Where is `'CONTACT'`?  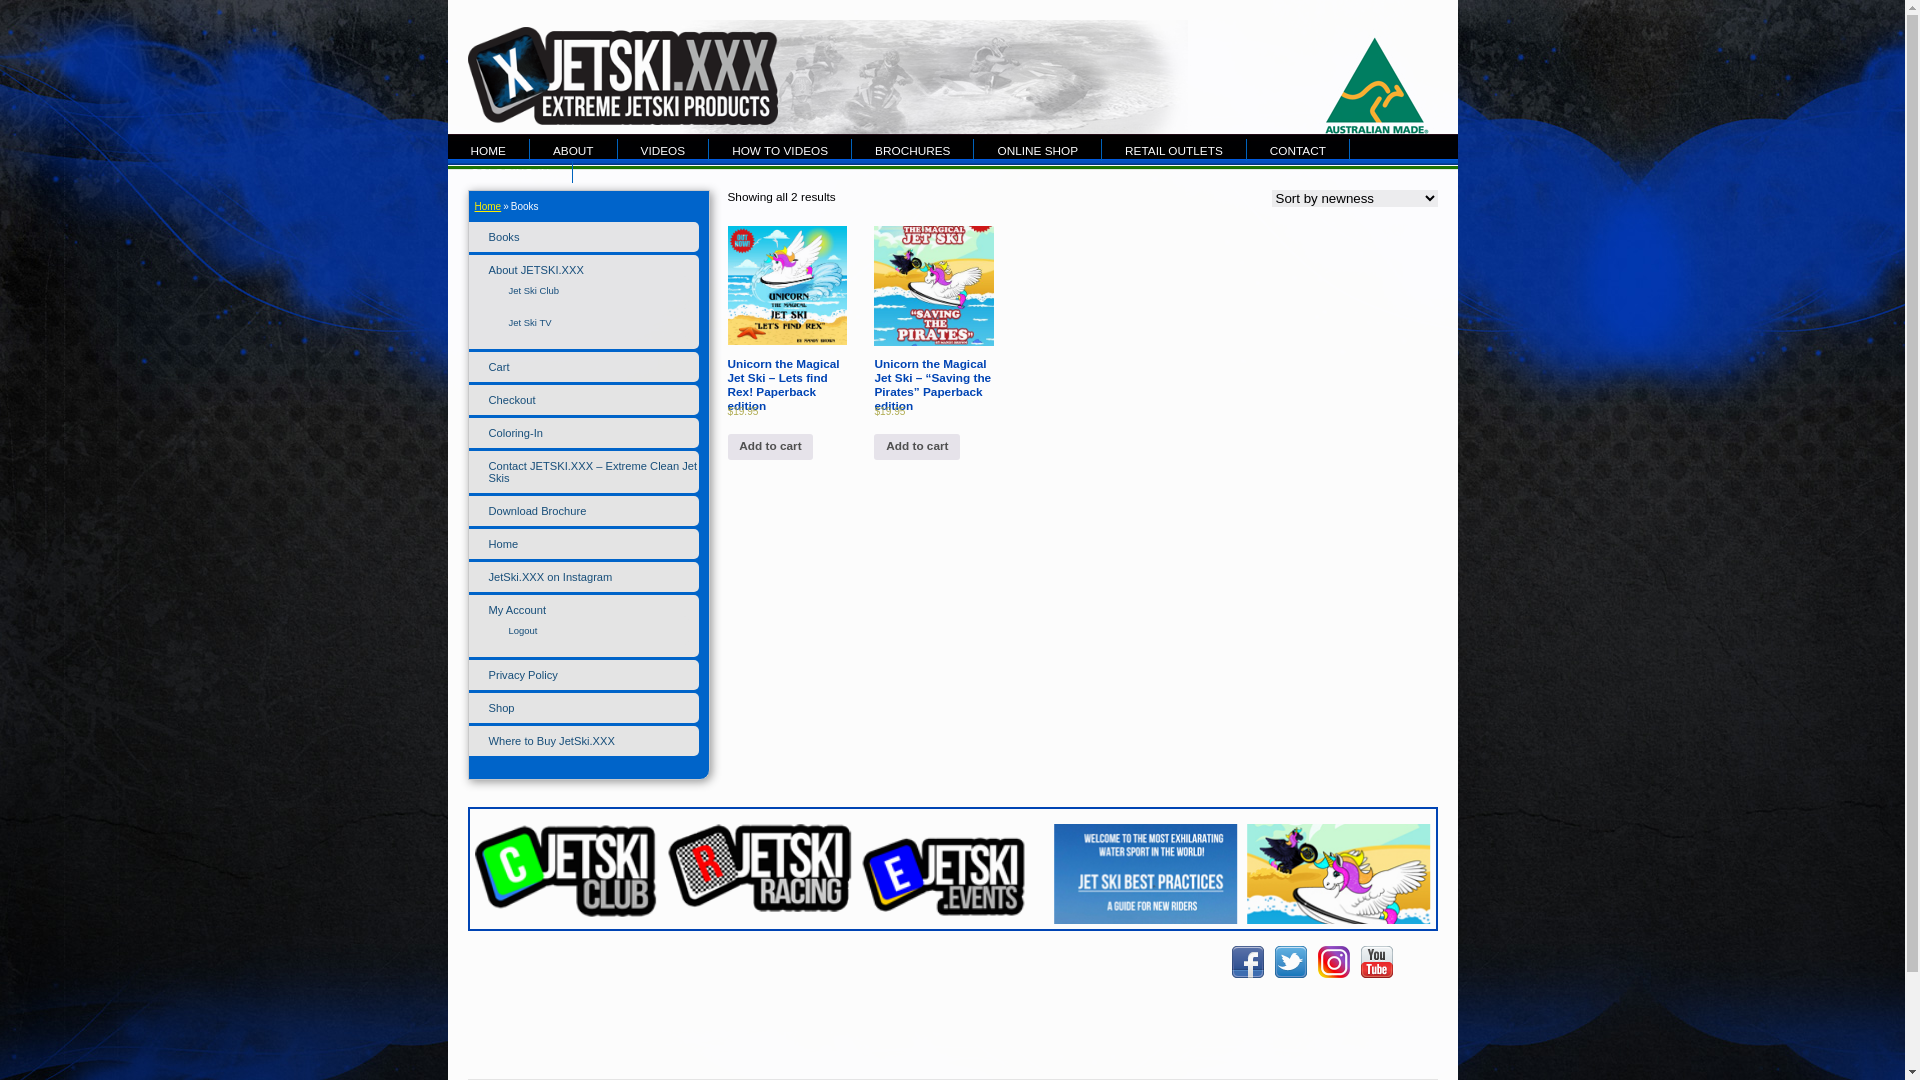
'CONTACT' is located at coordinates (1298, 149).